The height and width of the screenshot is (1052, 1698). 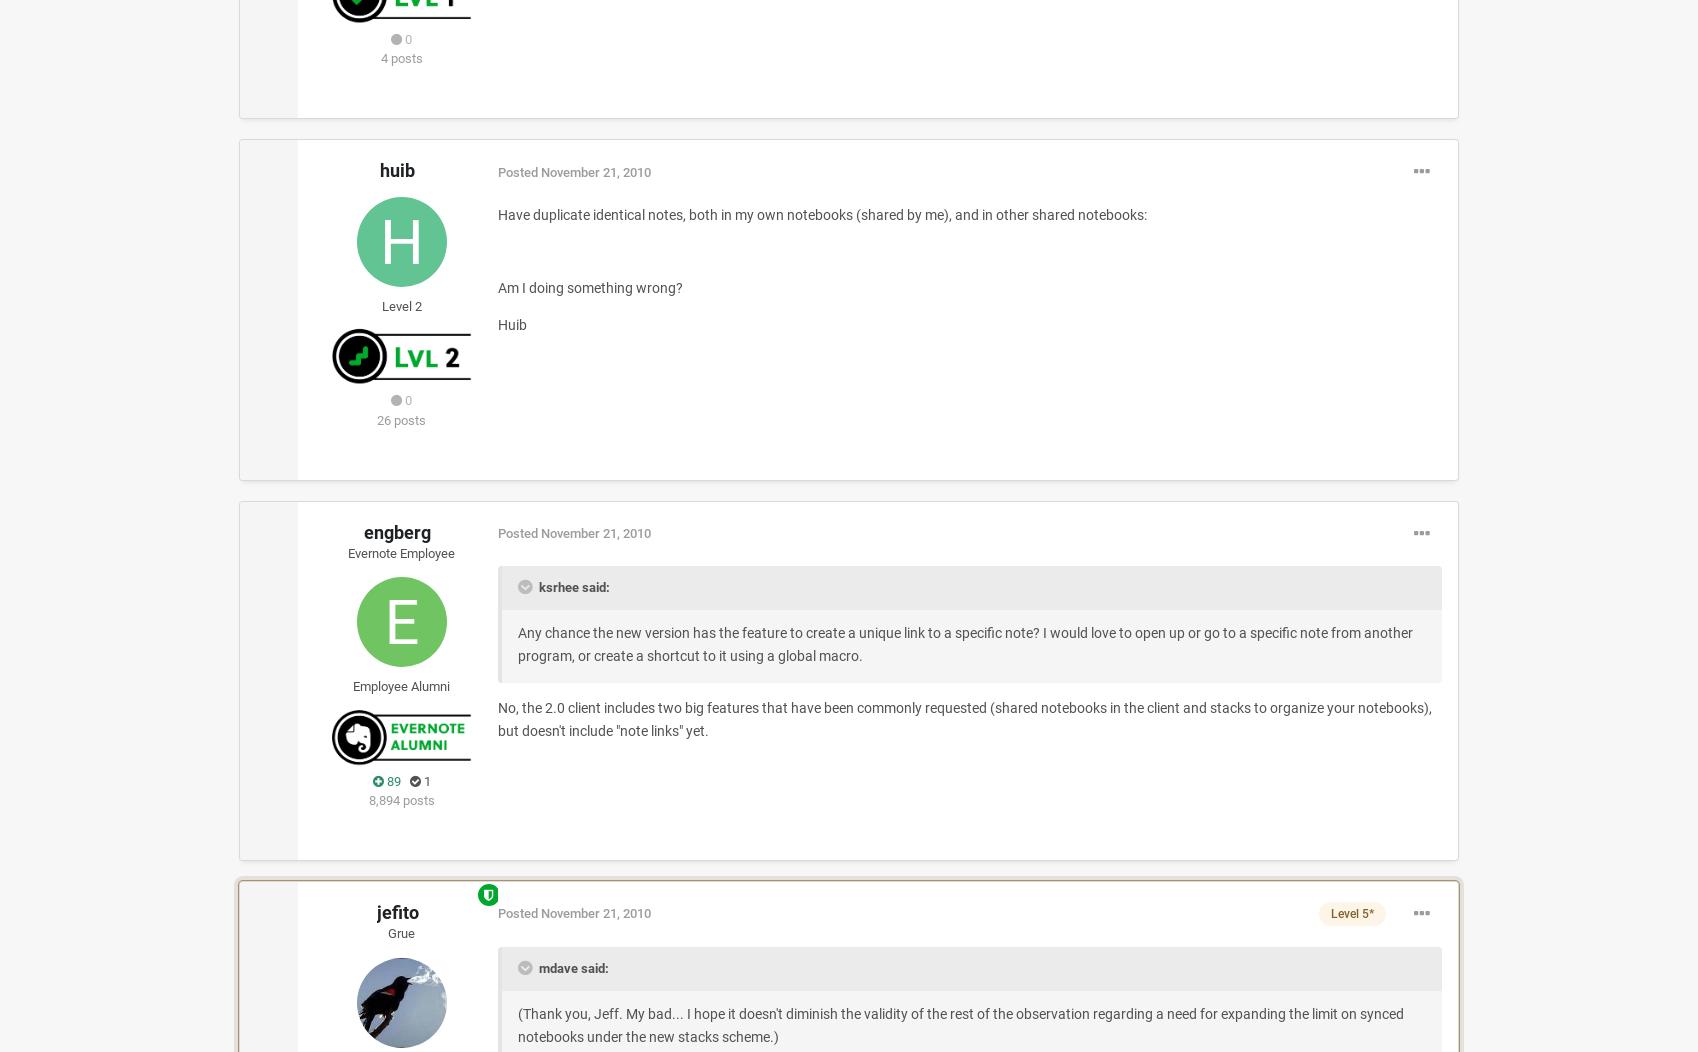 I want to click on '89', so click(x=391, y=779).